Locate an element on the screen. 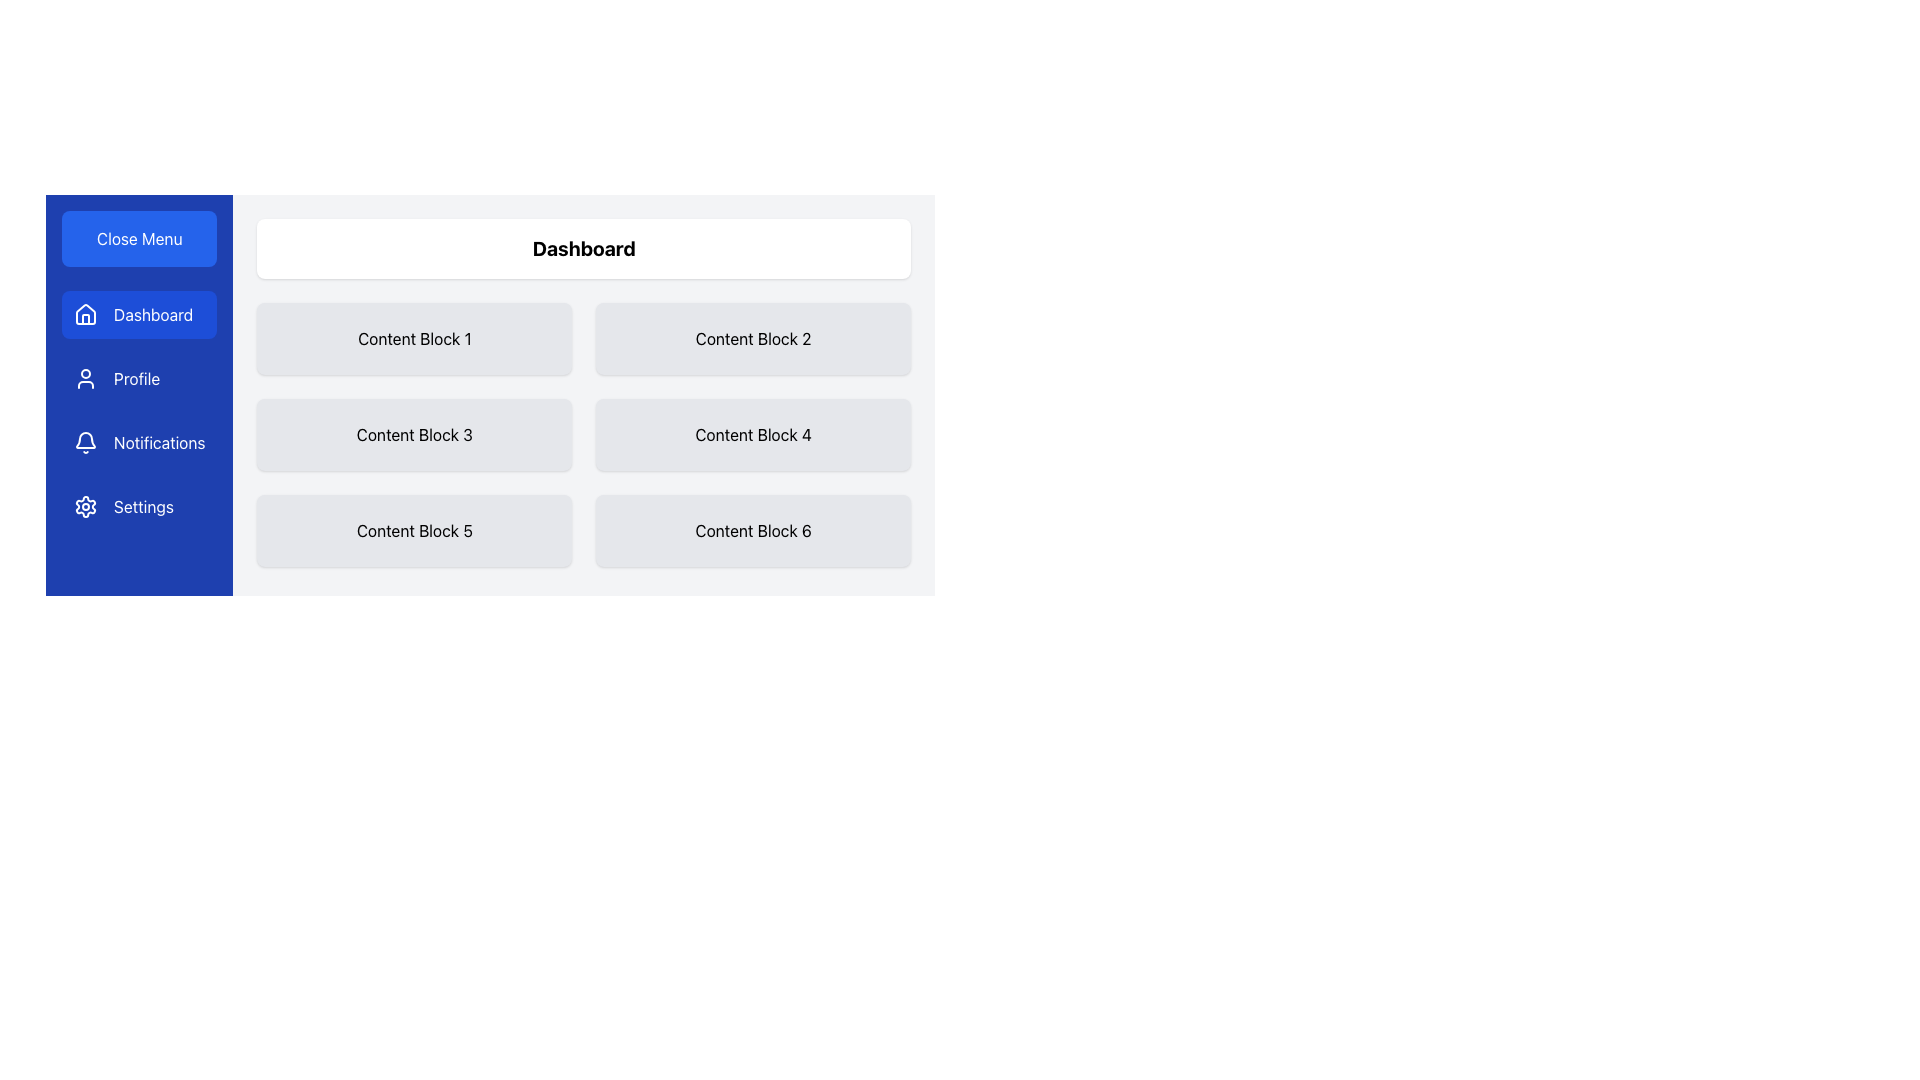 The height and width of the screenshot is (1080, 1920). the informational block located in the second row and first column of the grid layout is located at coordinates (413, 434).